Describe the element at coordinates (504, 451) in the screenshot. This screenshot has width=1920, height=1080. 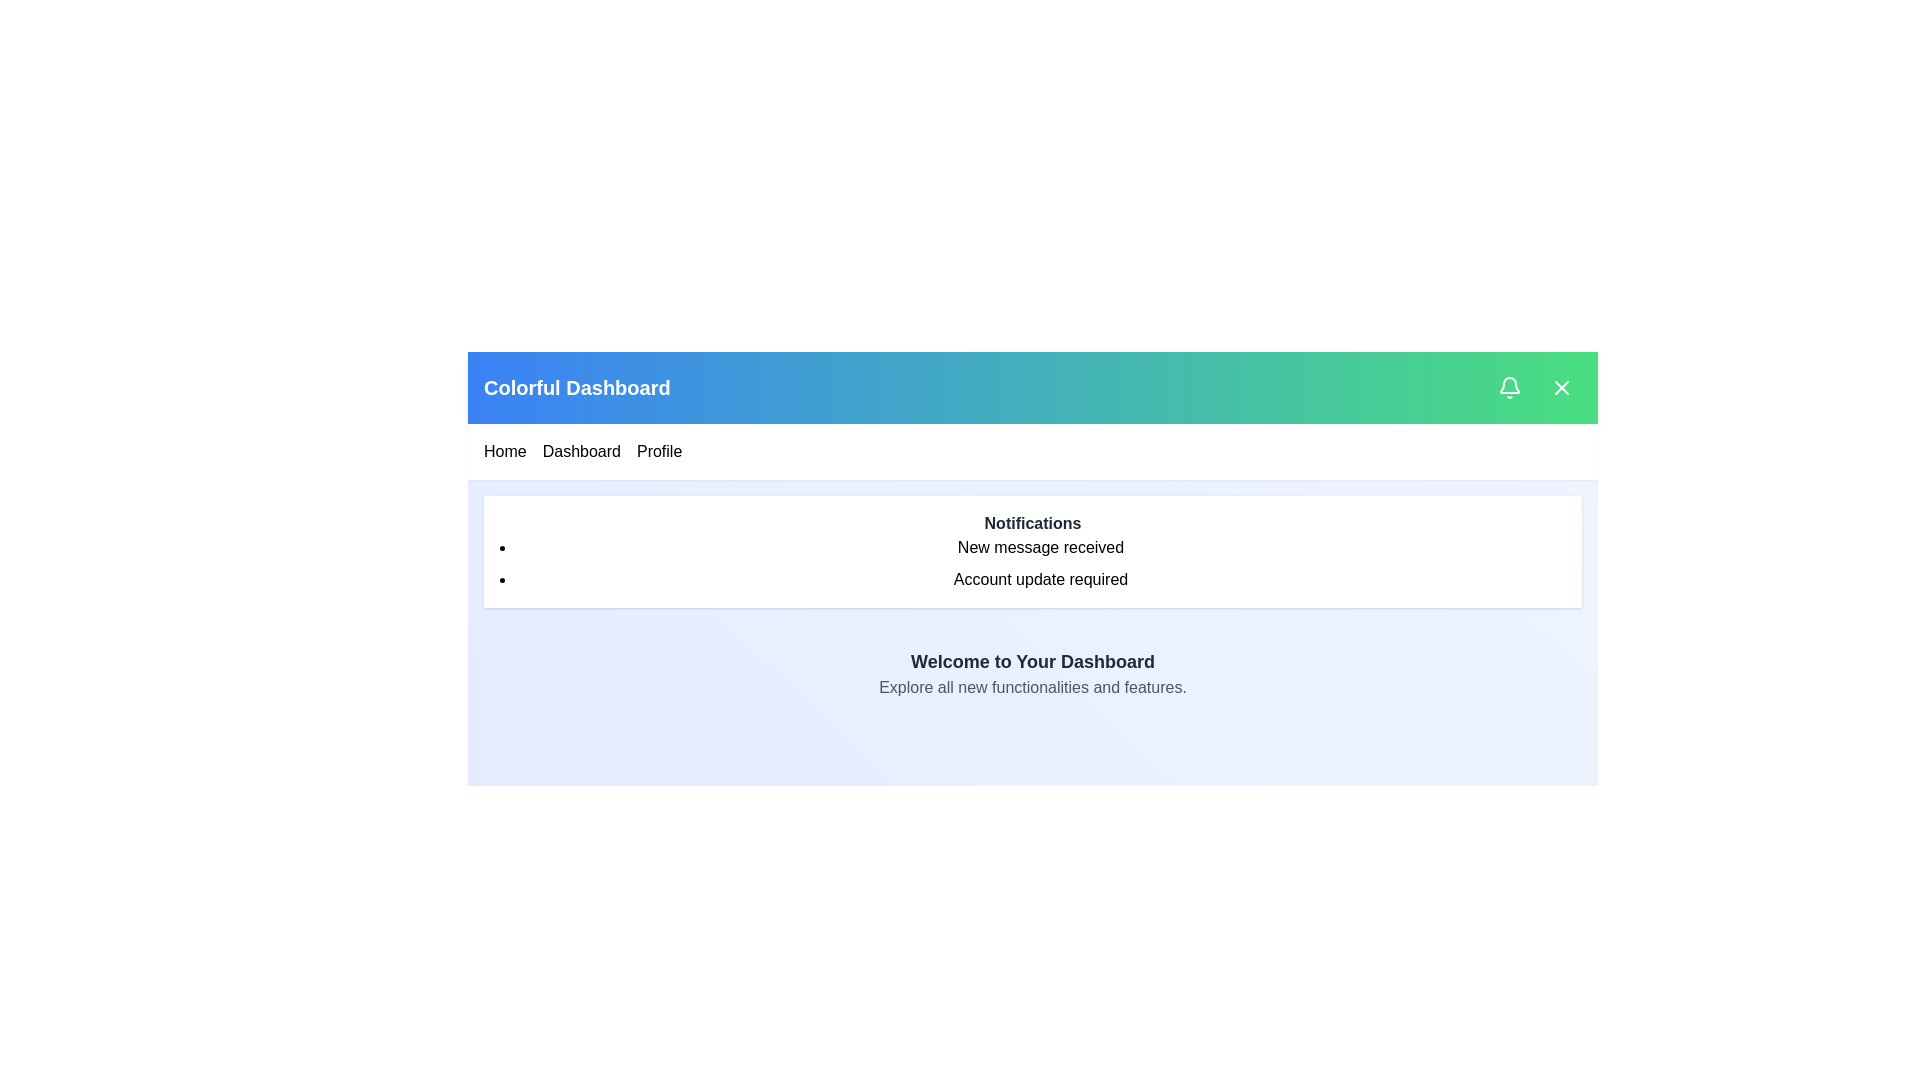
I see `the navigation menu item Home` at that location.